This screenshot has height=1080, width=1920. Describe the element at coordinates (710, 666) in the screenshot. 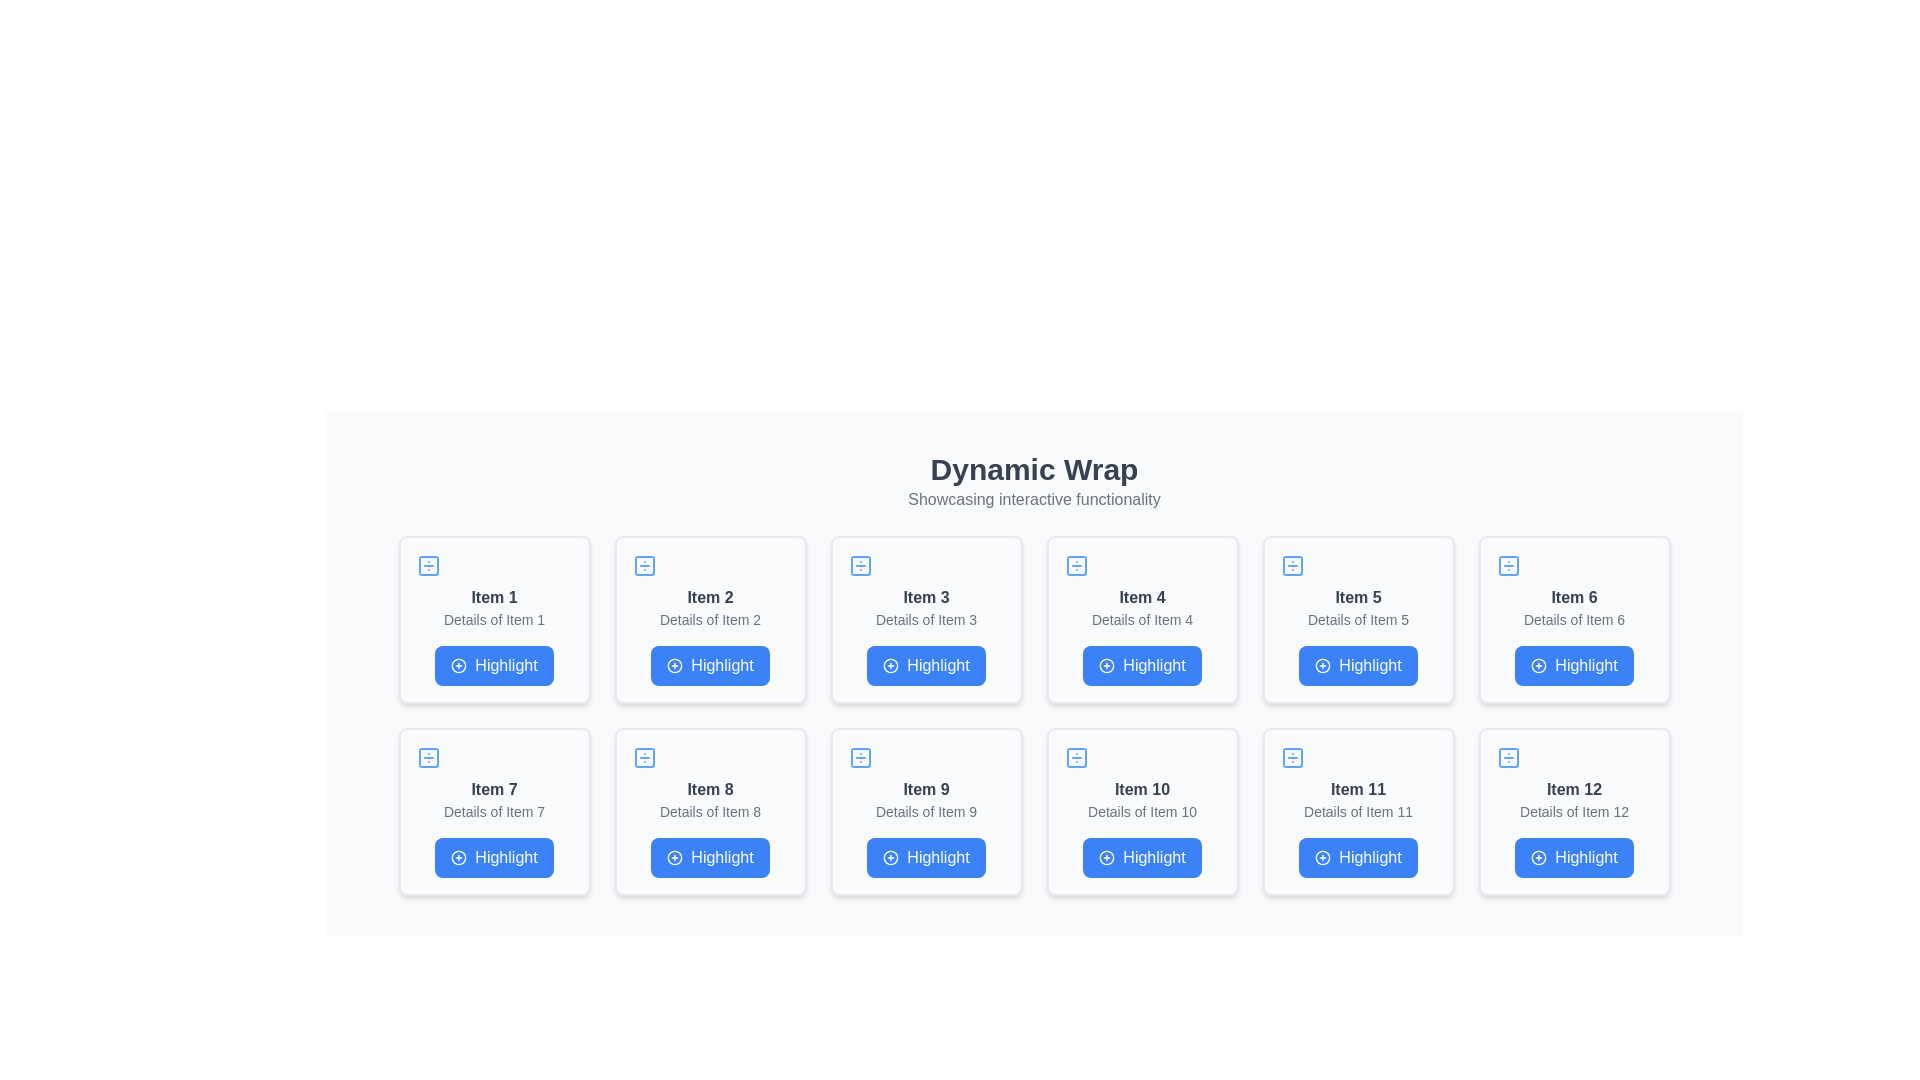

I see `the blue button labeled 'Highlight' with a '+' icon, located in the card labeled 'Item 2'` at that location.